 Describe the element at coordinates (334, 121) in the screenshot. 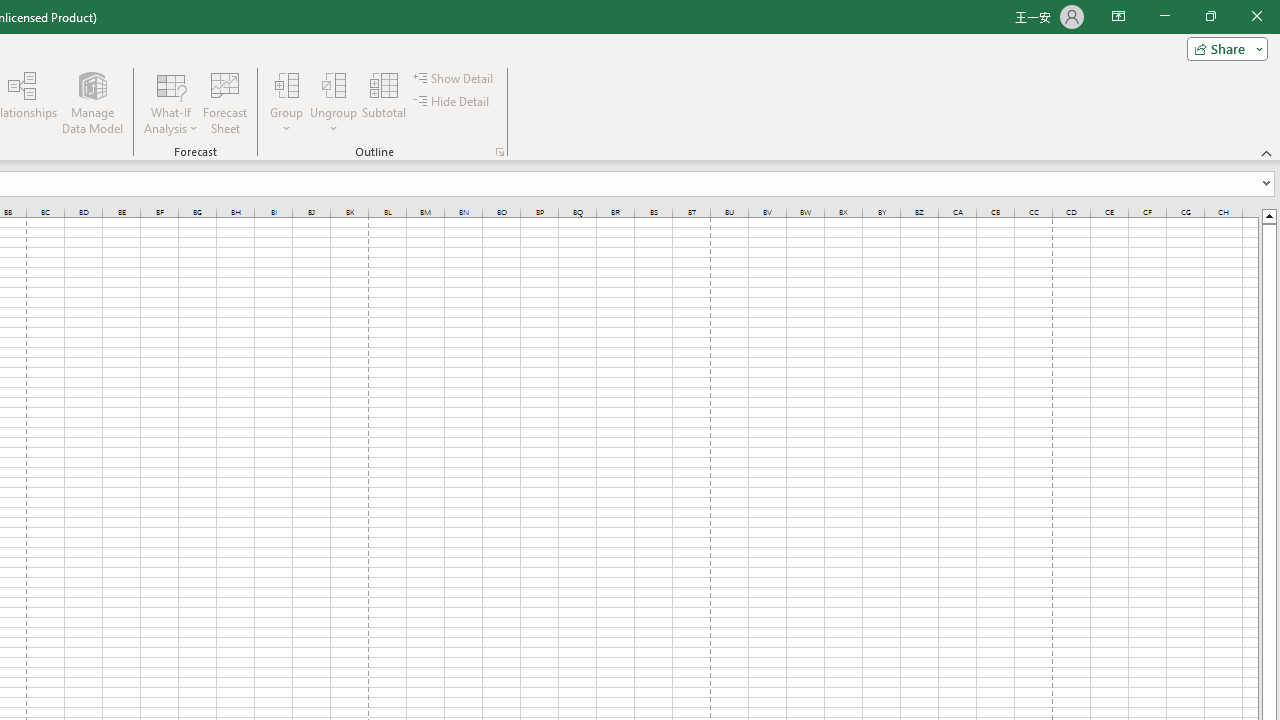

I see `'More Options'` at that location.